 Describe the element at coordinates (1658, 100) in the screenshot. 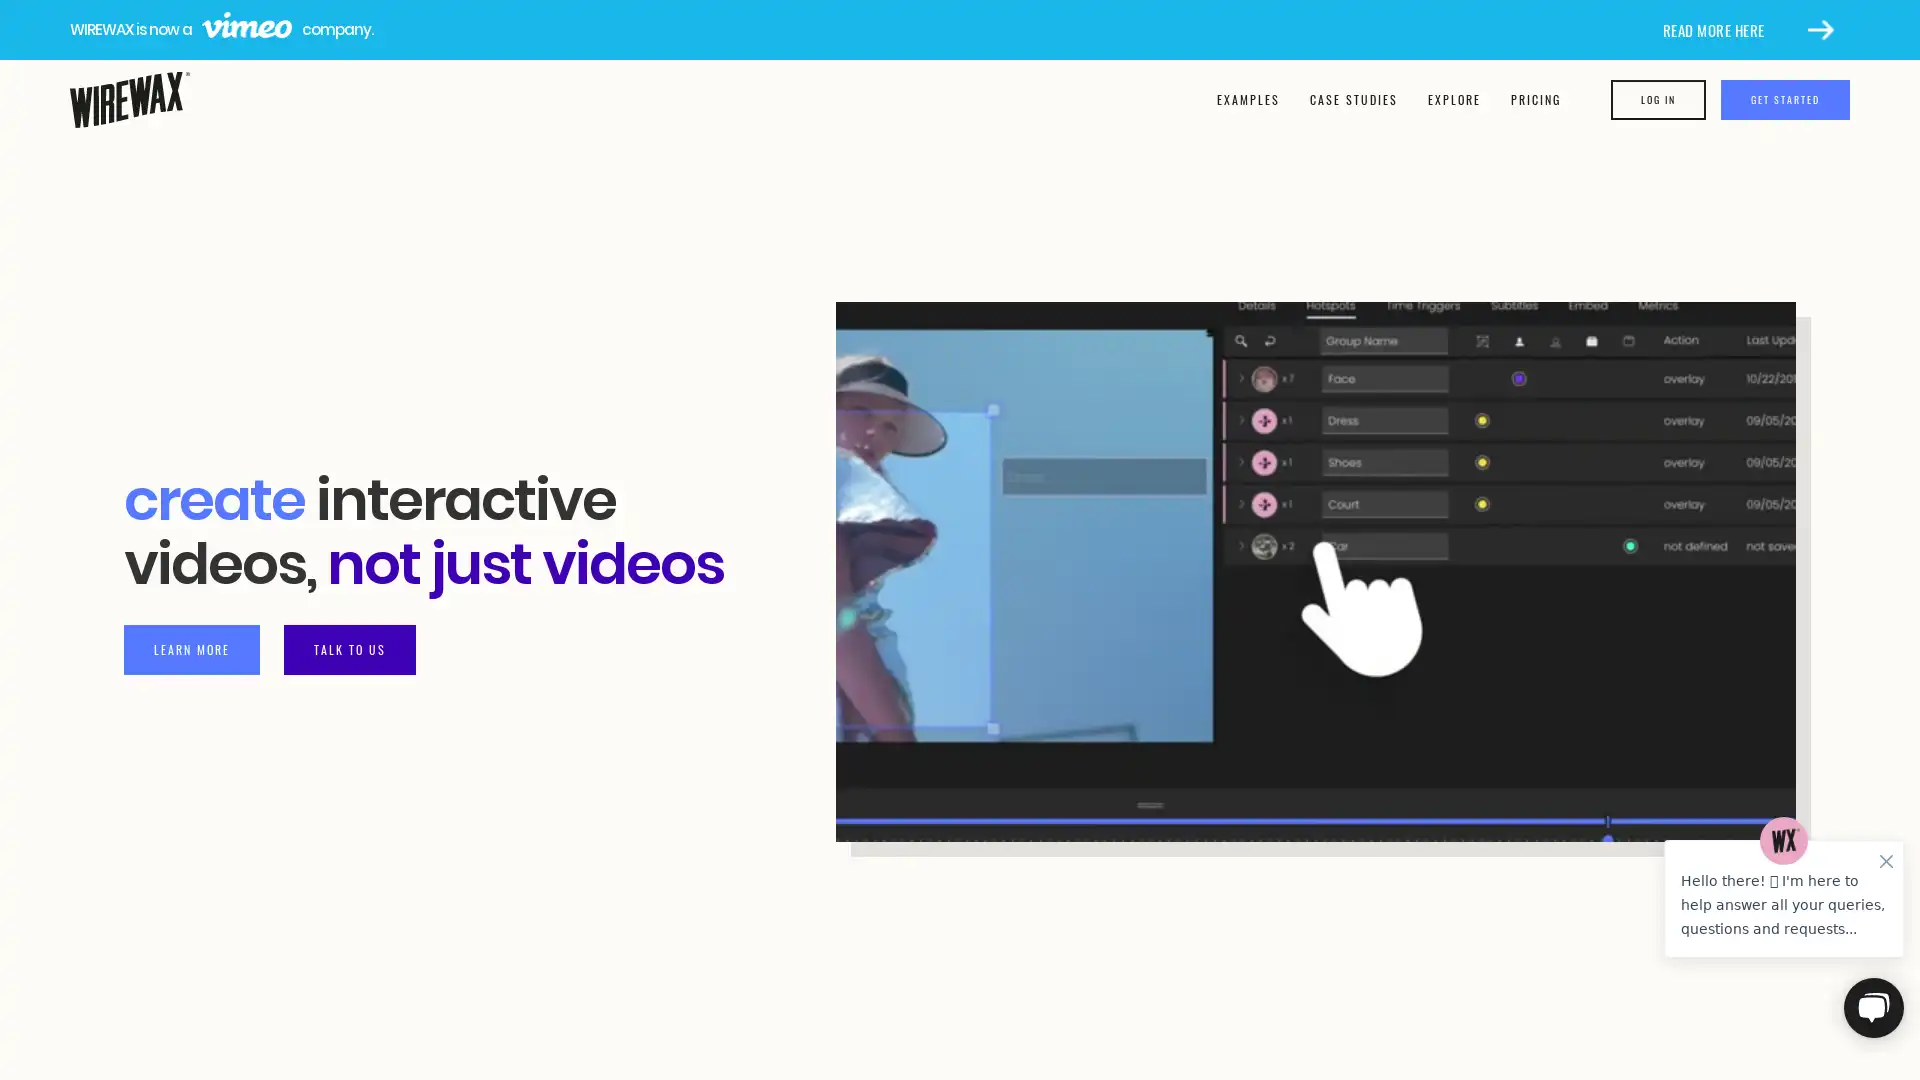

I see `LOG IN` at that location.